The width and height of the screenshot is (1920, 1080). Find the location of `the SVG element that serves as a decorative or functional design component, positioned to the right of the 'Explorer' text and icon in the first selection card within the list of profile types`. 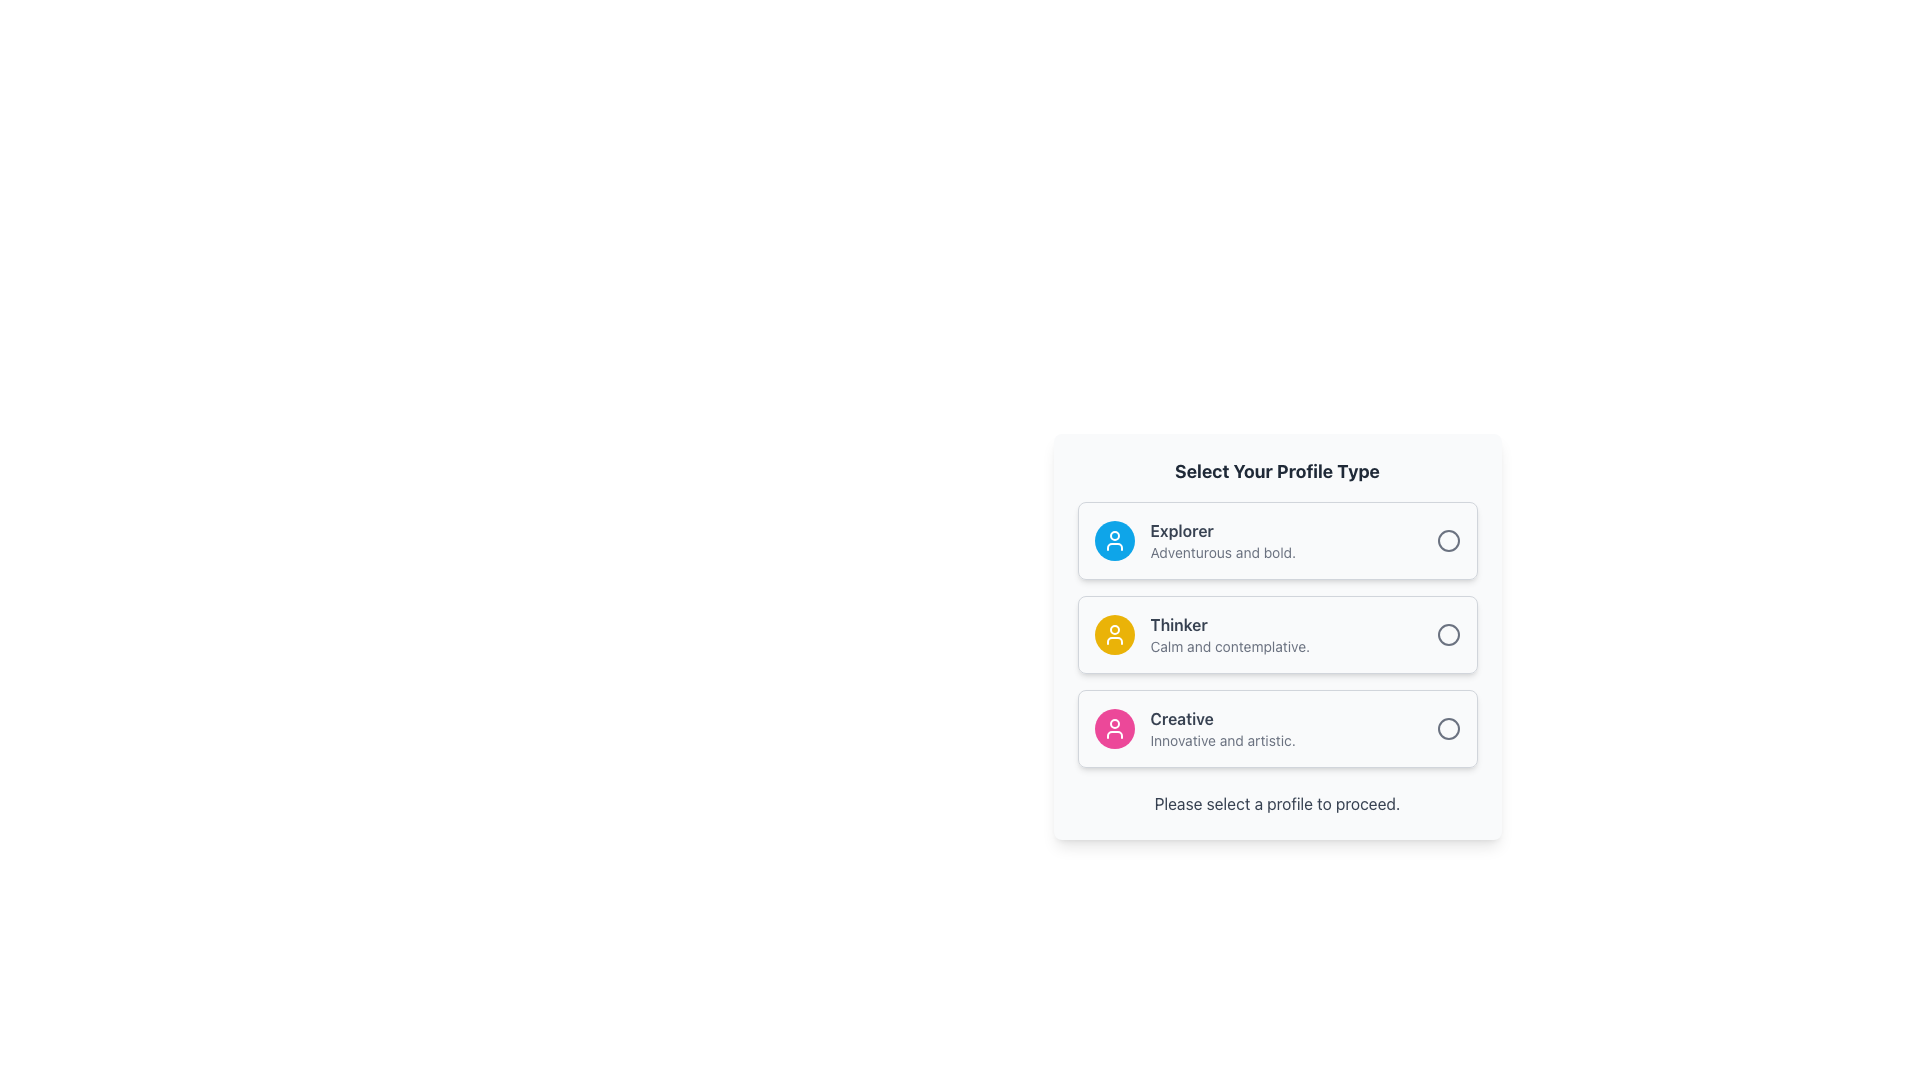

the SVG element that serves as a decorative or functional design component, positioned to the right of the 'Explorer' text and icon in the first selection card within the list of profile types is located at coordinates (1448, 540).